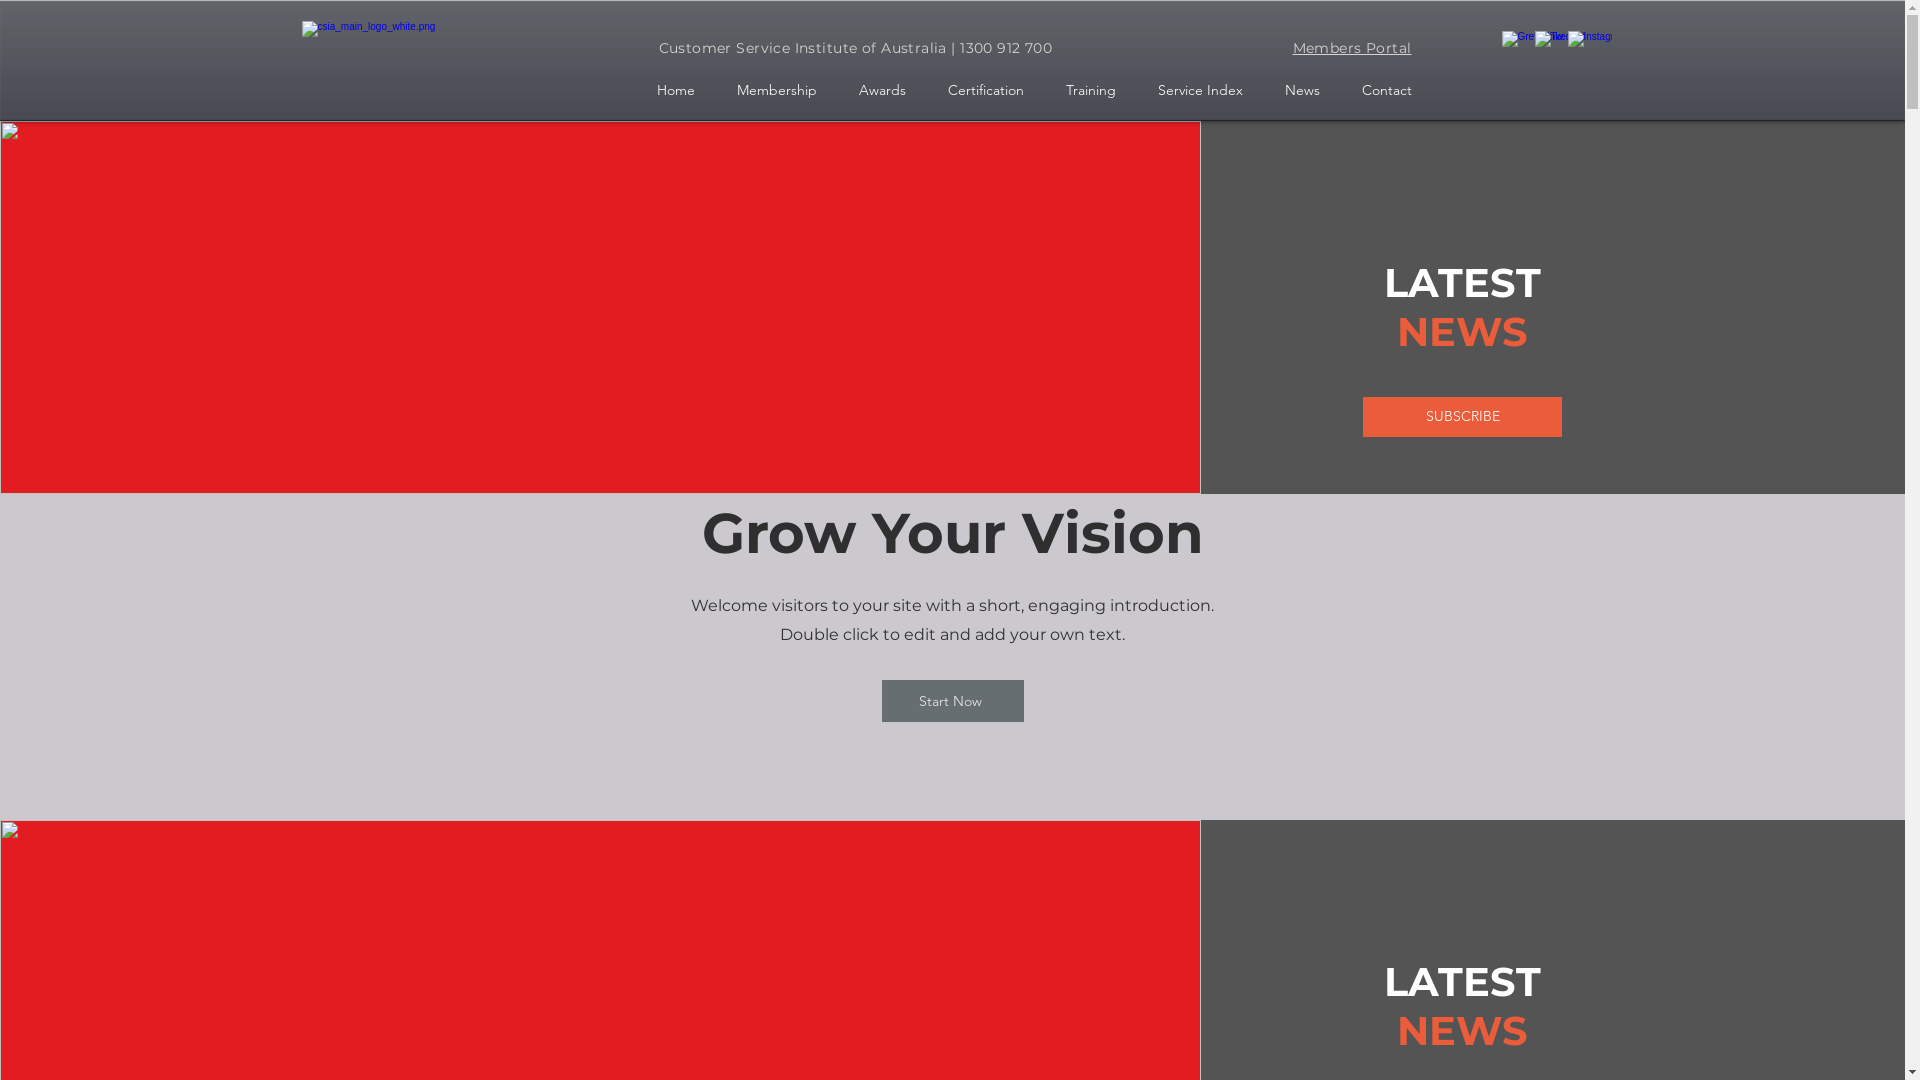  What do you see at coordinates (952, 700) in the screenshot?
I see `'Start Now'` at bounding box center [952, 700].